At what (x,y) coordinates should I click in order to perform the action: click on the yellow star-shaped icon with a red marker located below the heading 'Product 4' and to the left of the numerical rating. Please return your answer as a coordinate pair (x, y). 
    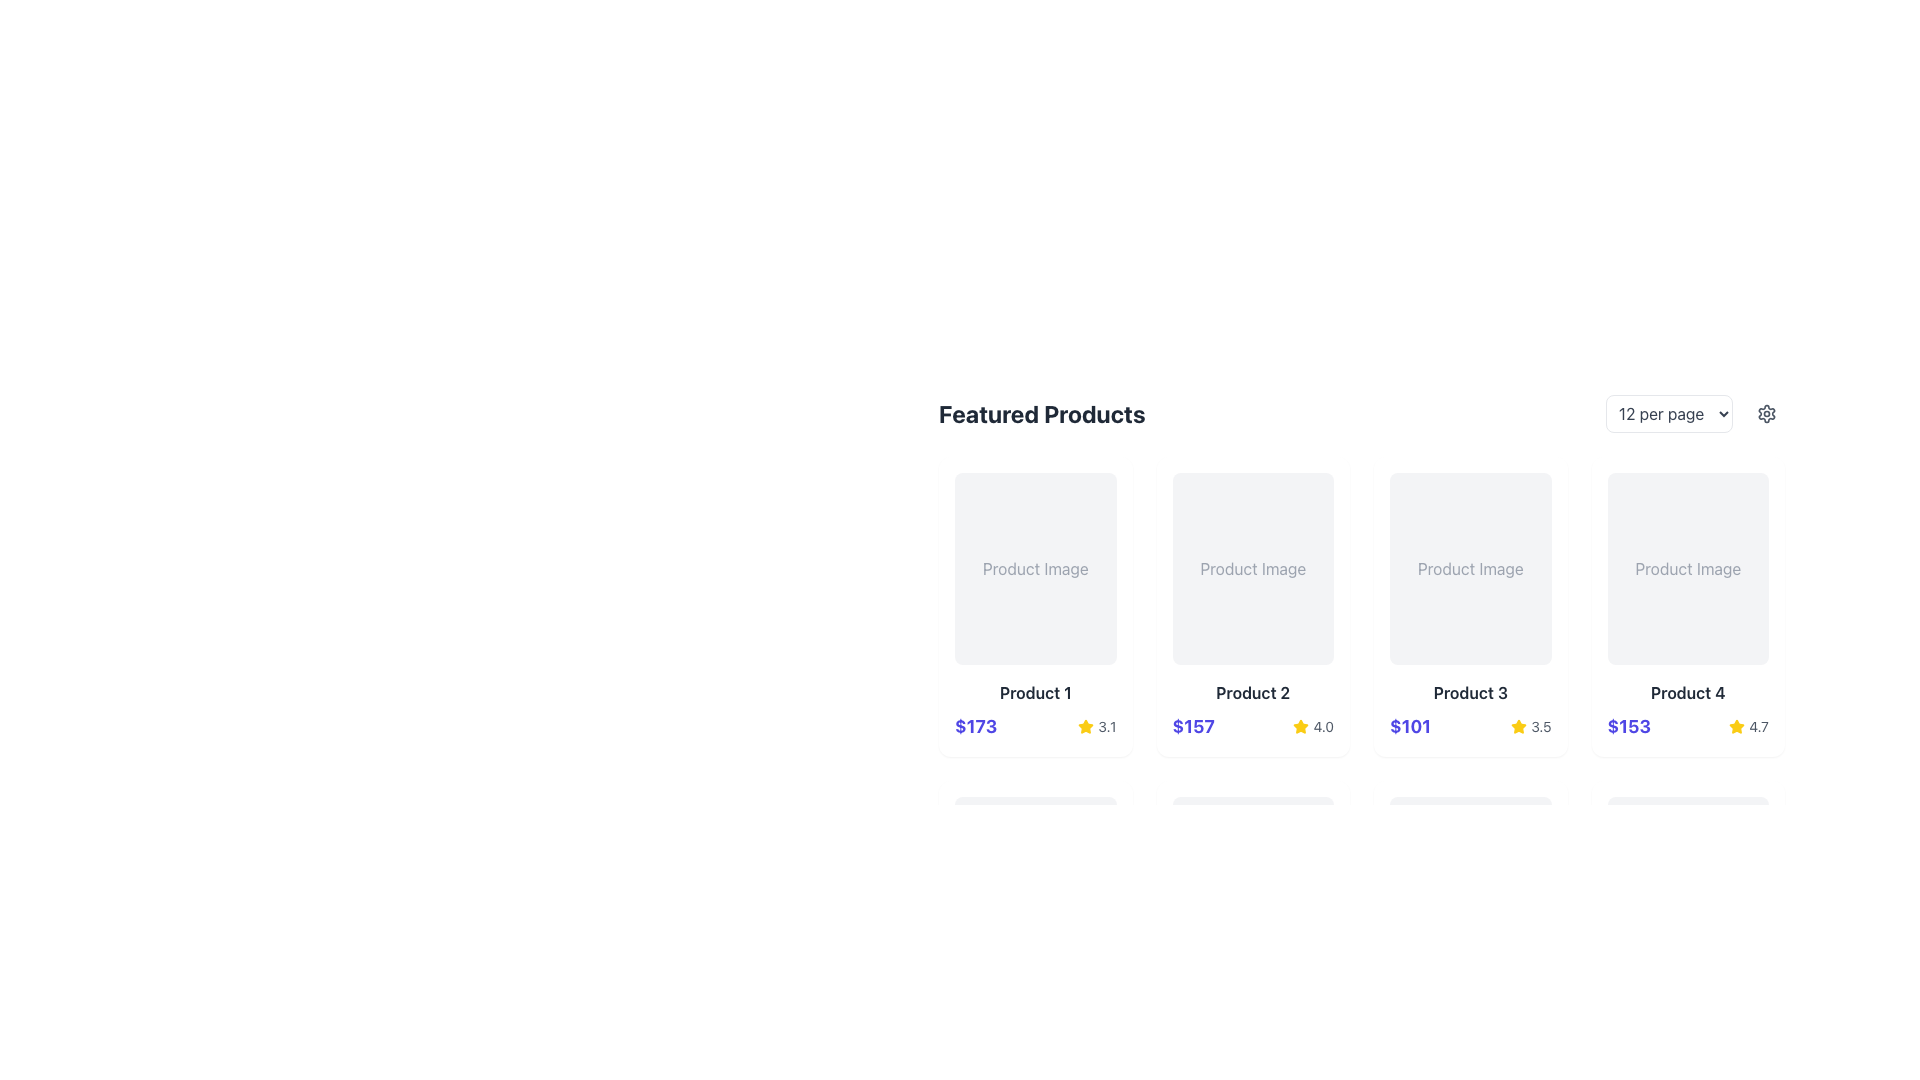
    Looking at the image, I should click on (1736, 726).